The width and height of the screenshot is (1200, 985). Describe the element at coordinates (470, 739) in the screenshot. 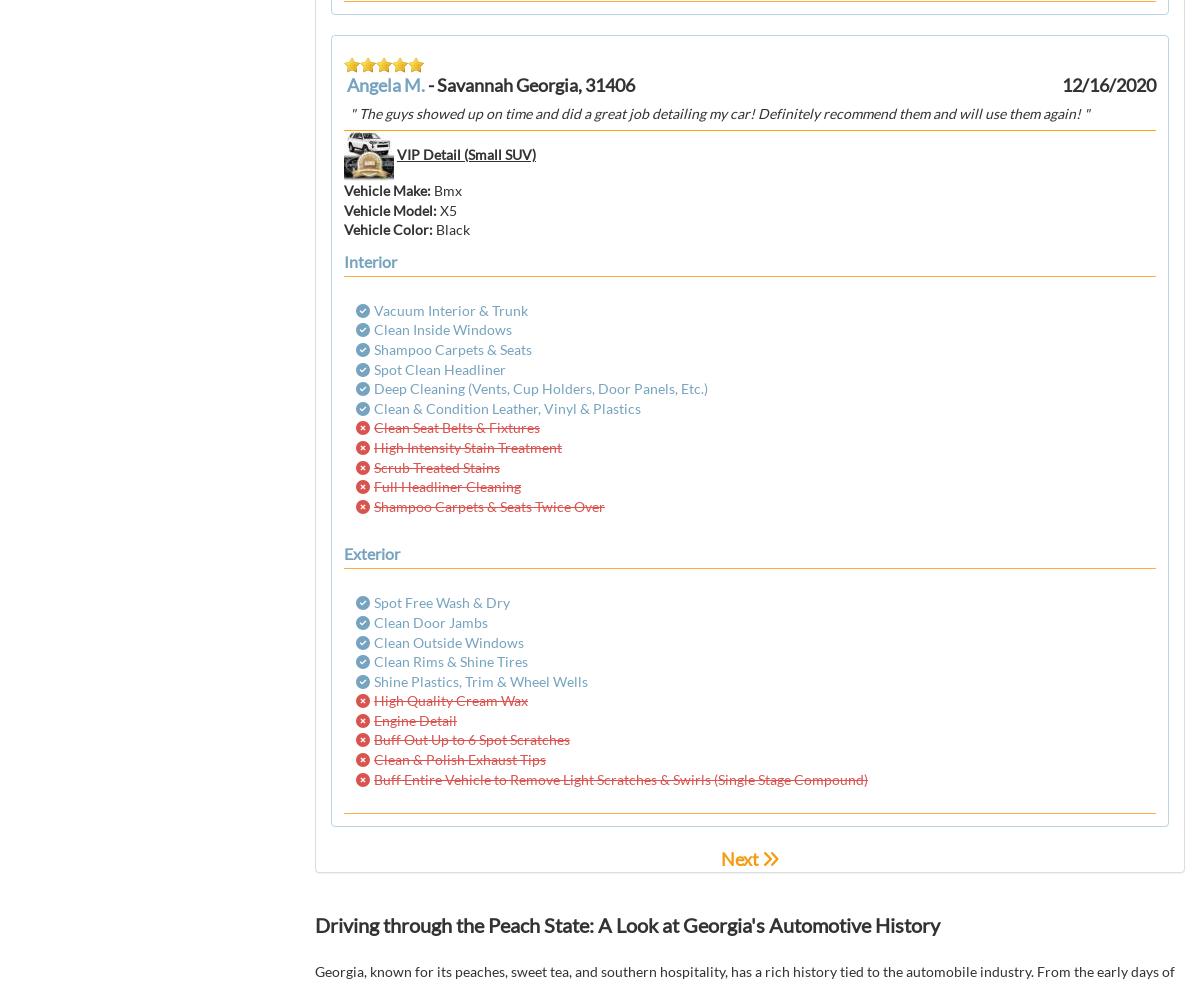

I see `'Buff Out Up to 6 Spot Scratches'` at that location.